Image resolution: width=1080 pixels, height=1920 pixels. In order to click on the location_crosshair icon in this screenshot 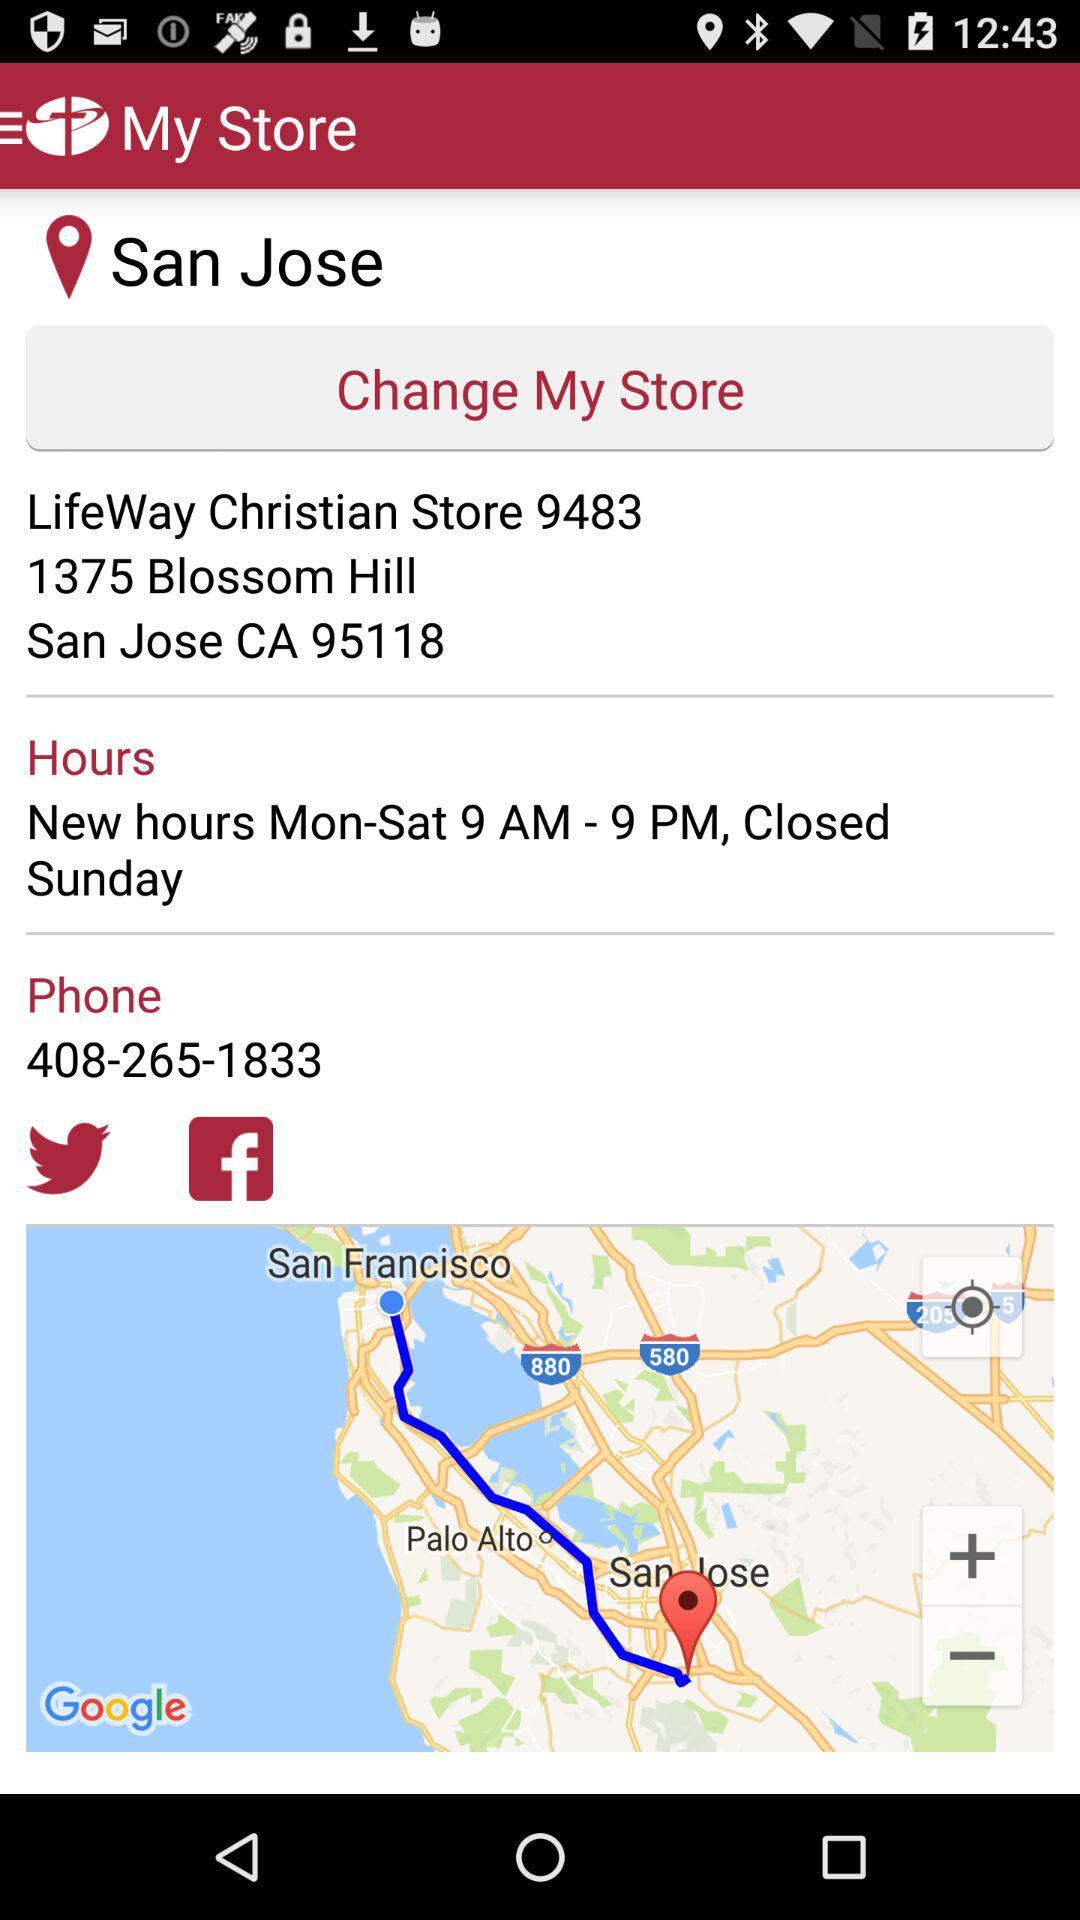, I will do `click(971, 1399)`.